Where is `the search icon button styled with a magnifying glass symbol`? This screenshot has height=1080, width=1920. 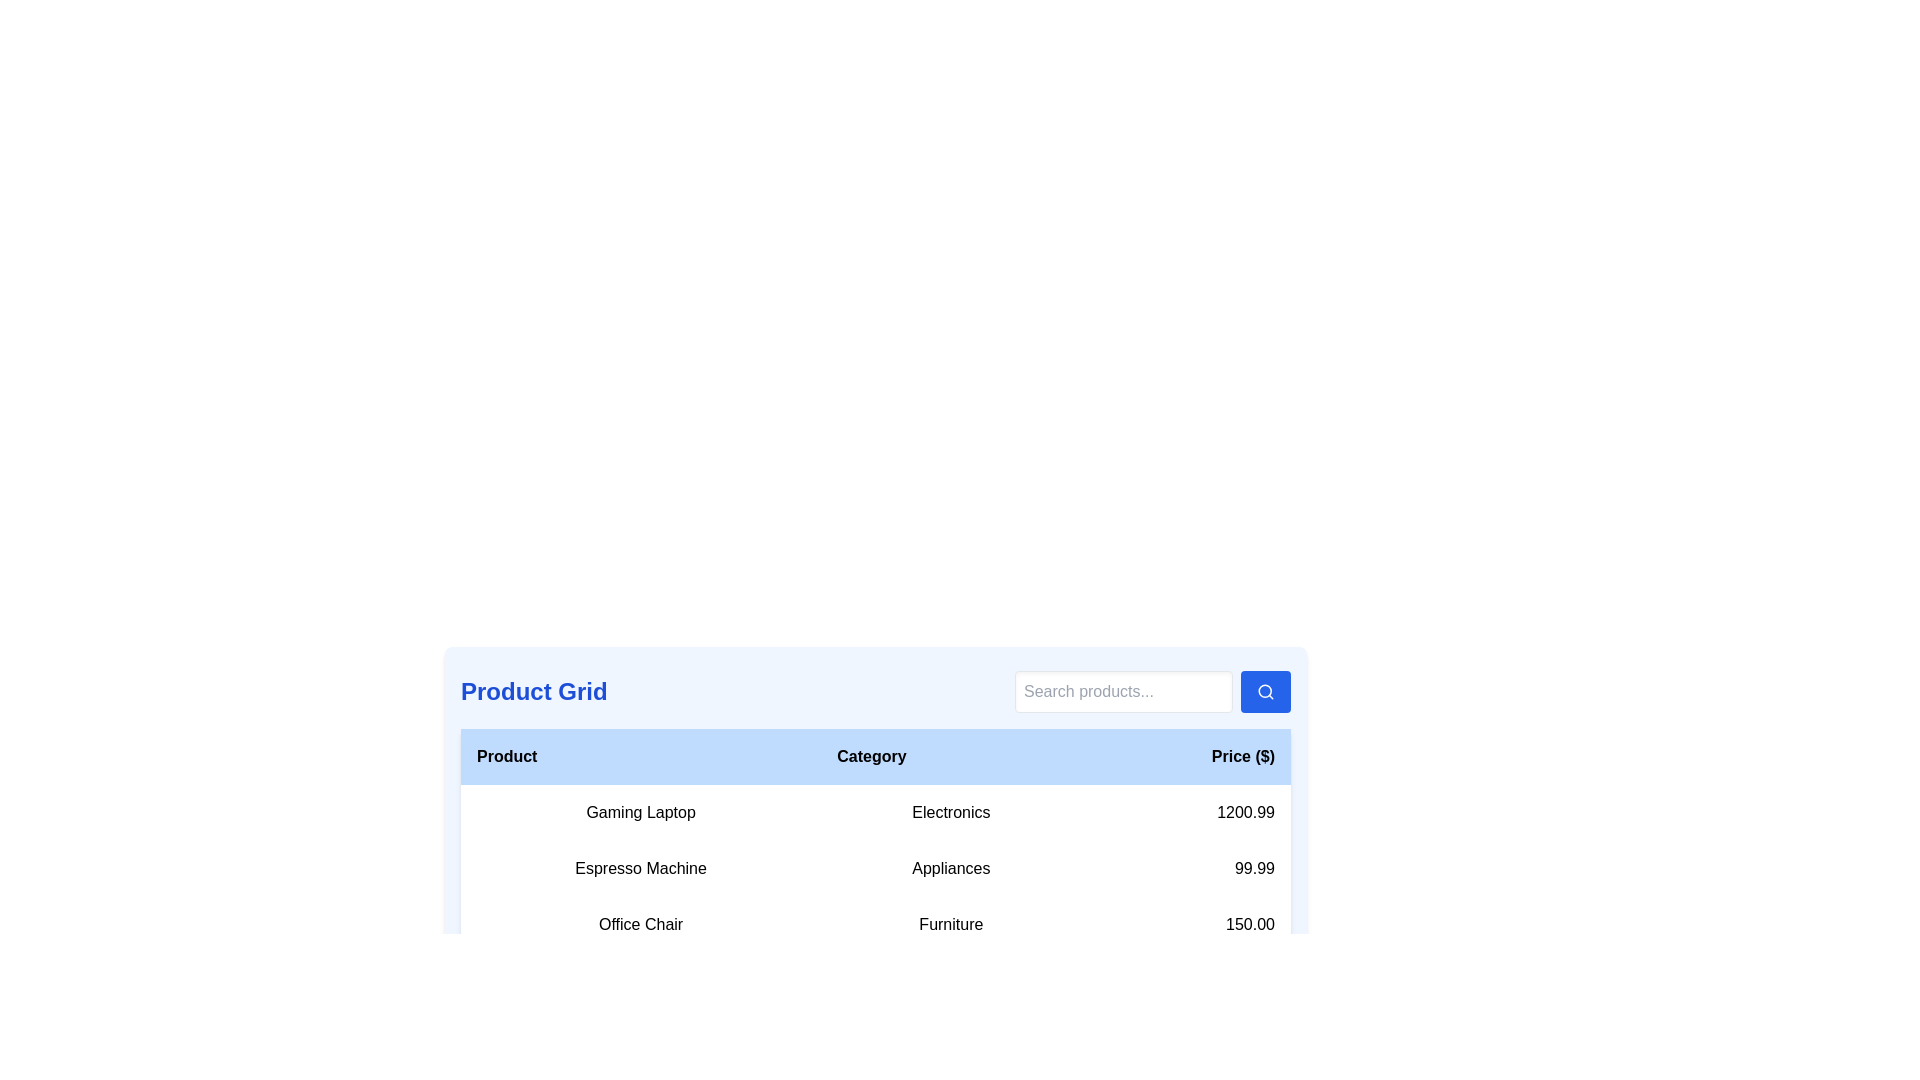
the search icon button styled with a magnifying glass symbol is located at coordinates (1265, 690).